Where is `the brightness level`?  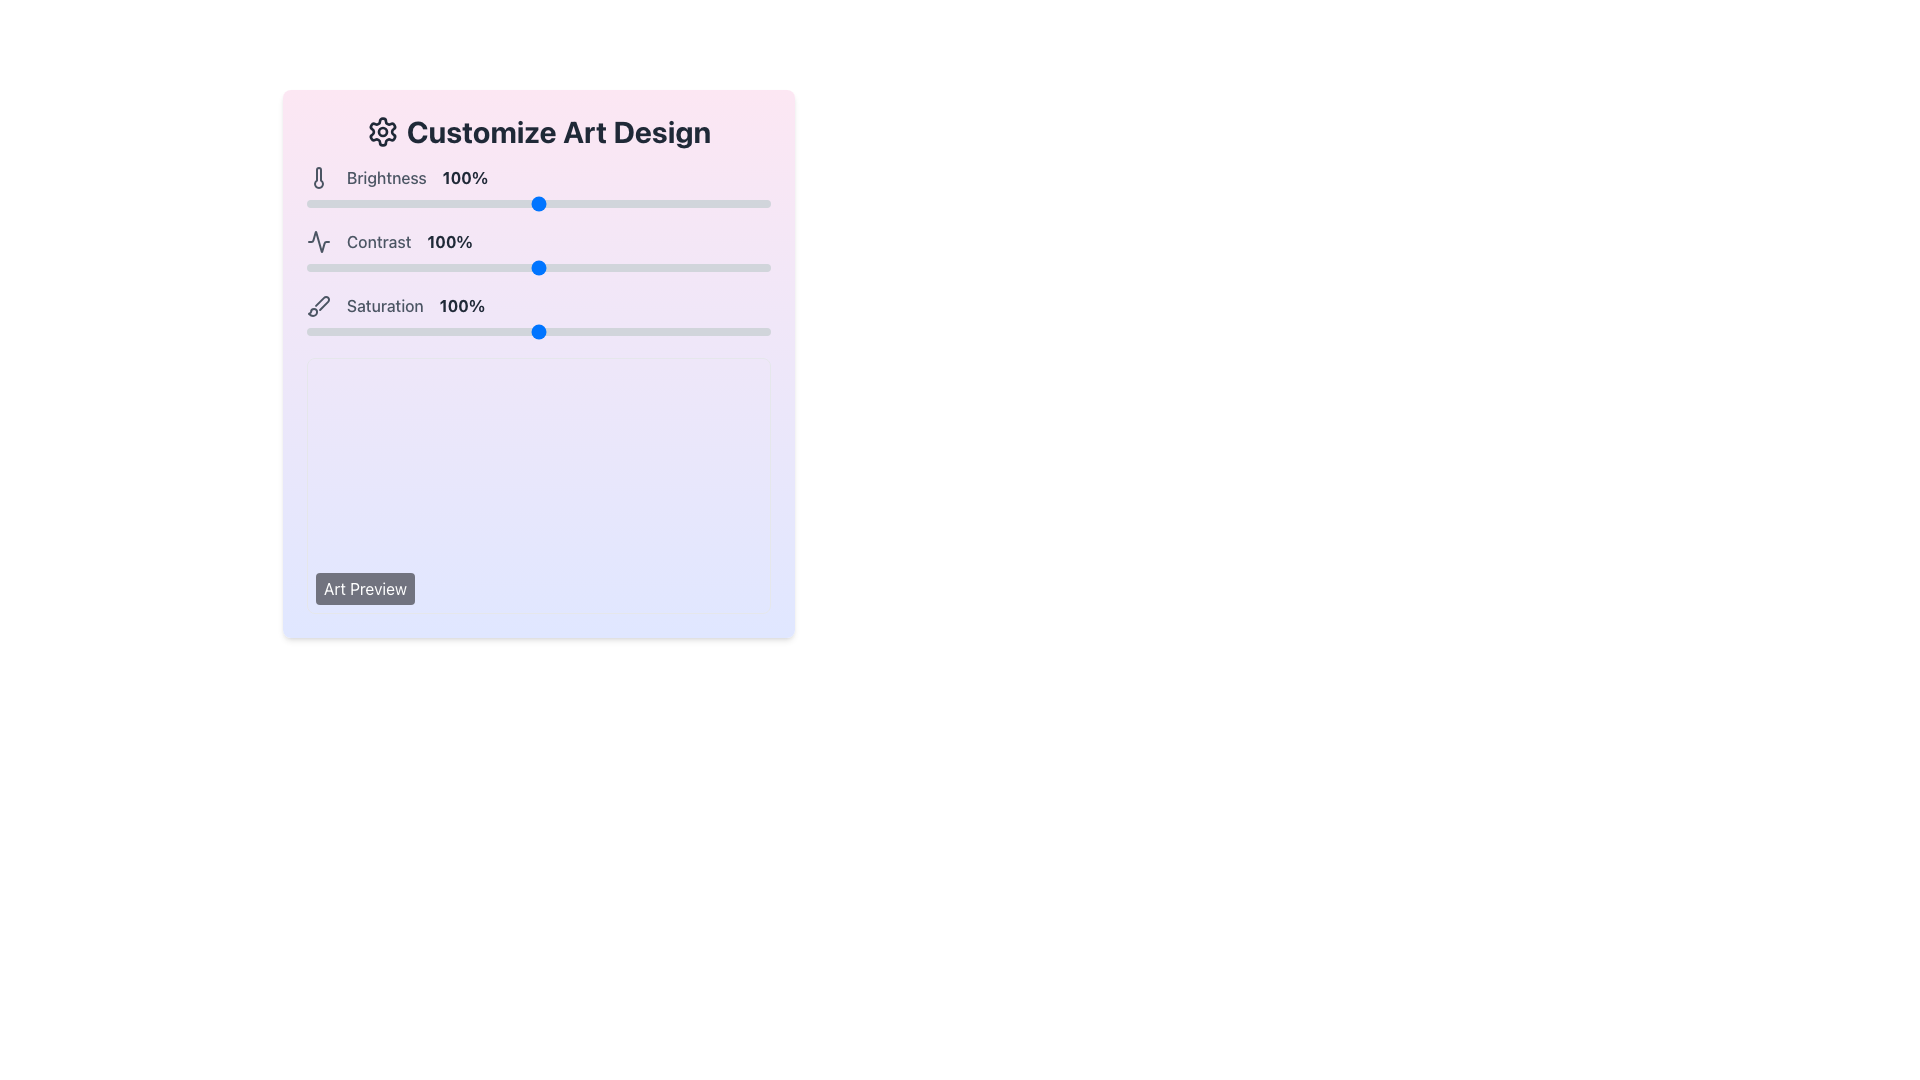
the brightness level is located at coordinates (579, 204).